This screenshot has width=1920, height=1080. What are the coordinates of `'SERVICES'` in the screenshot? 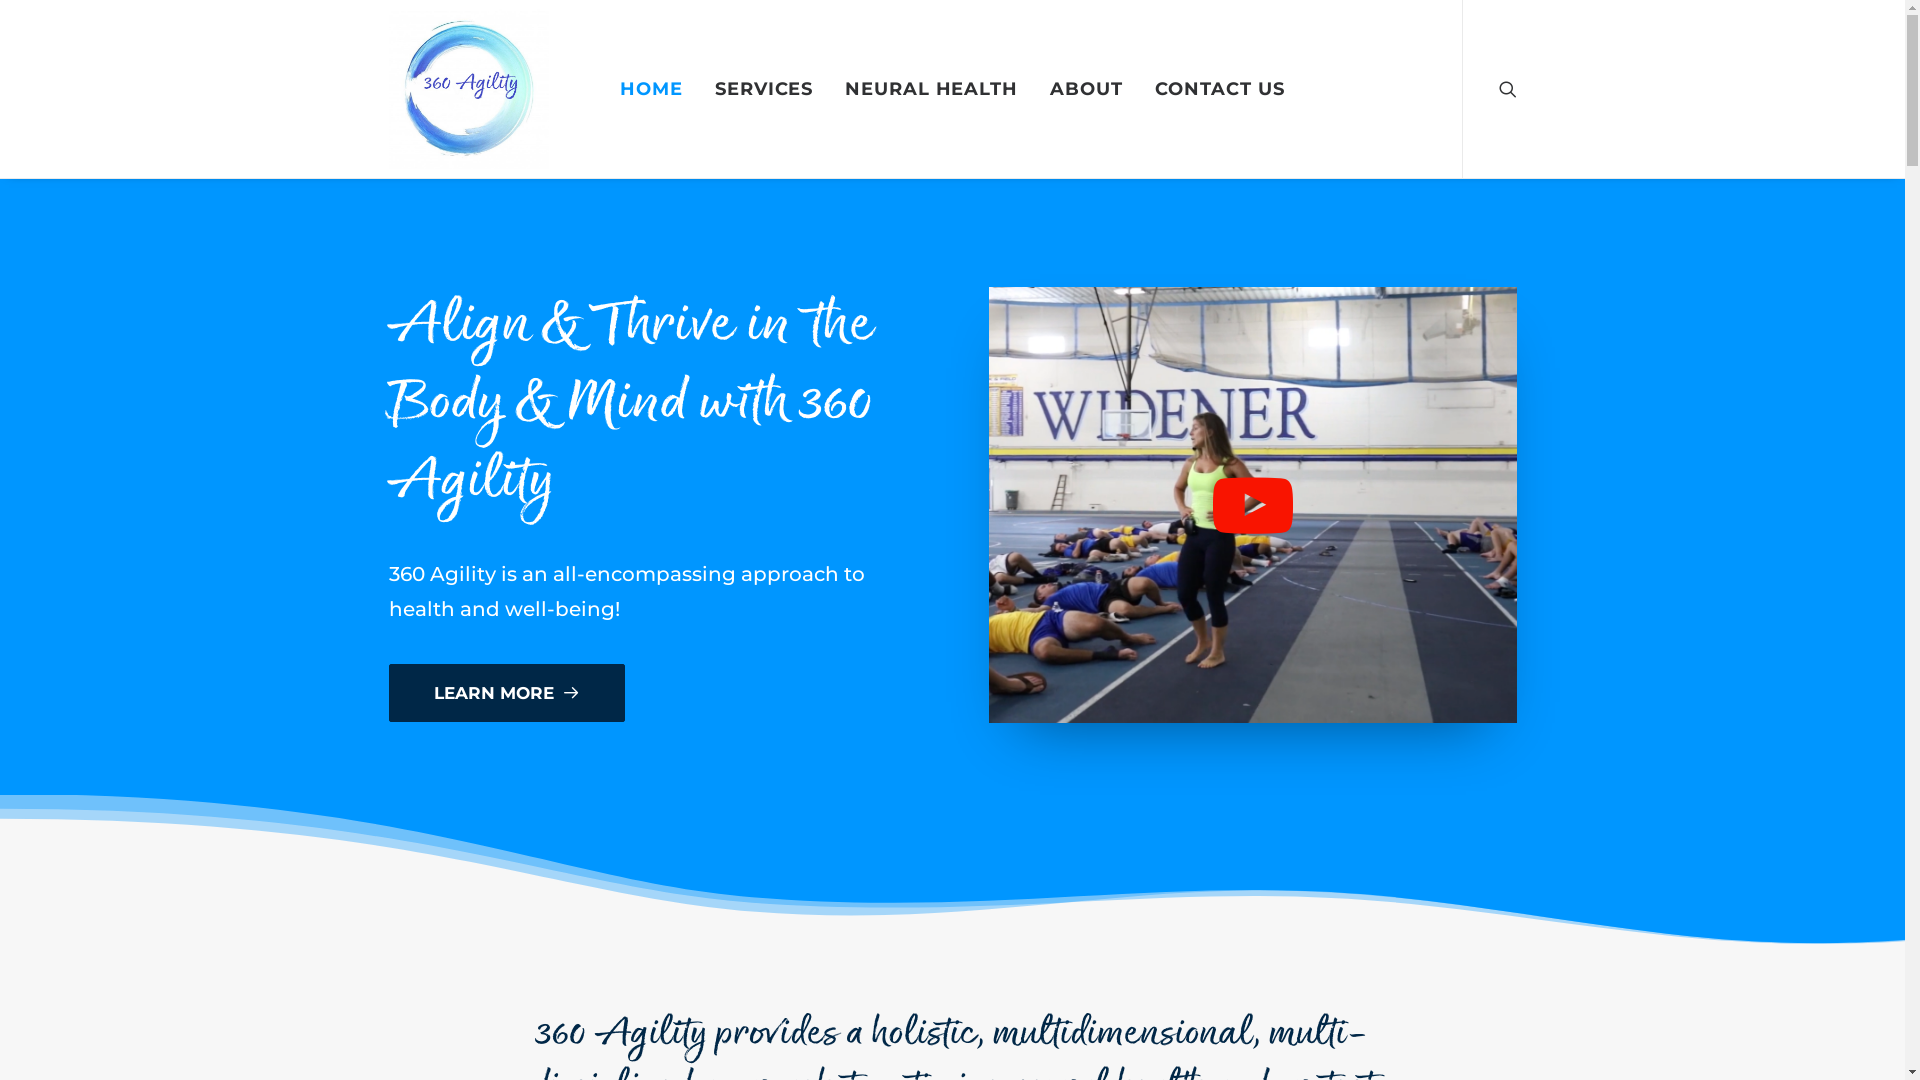 It's located at (700, 87).